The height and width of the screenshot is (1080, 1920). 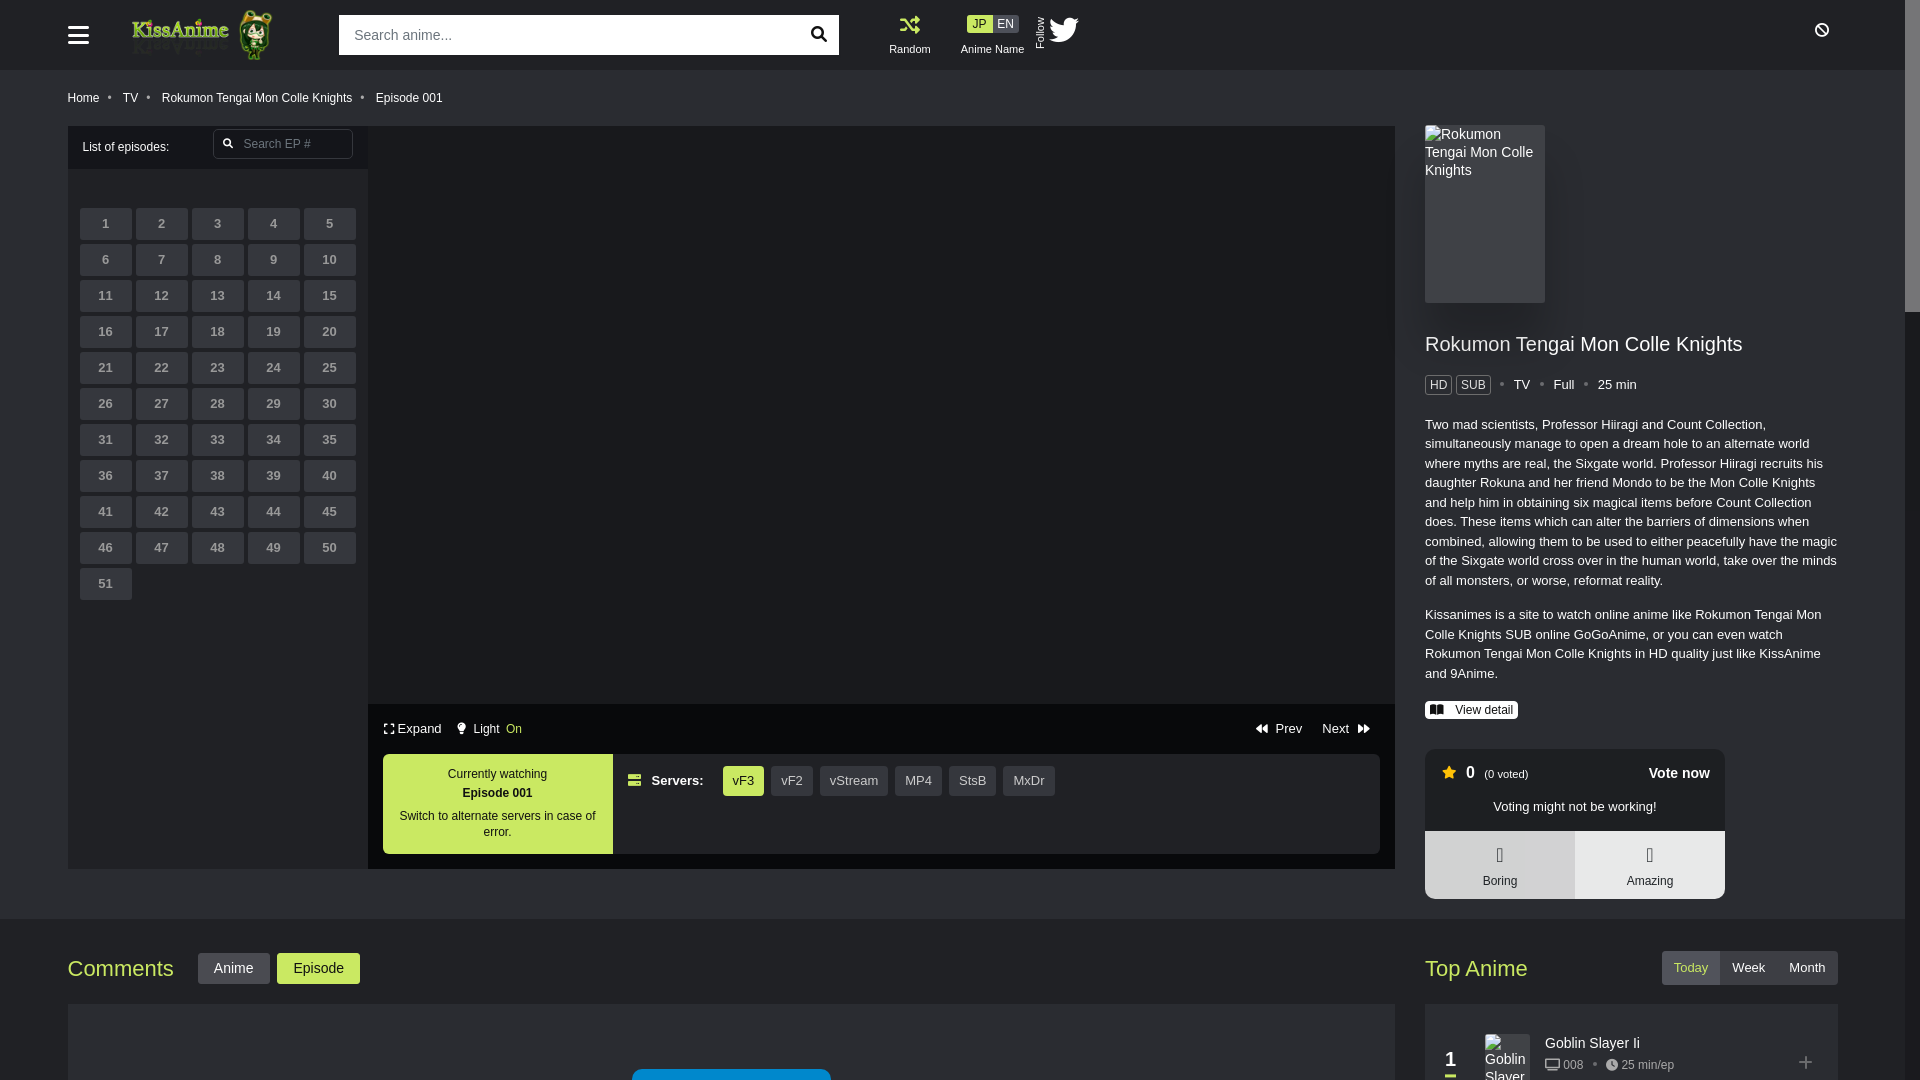 I want to click on '38', so click(x=192, y=475).